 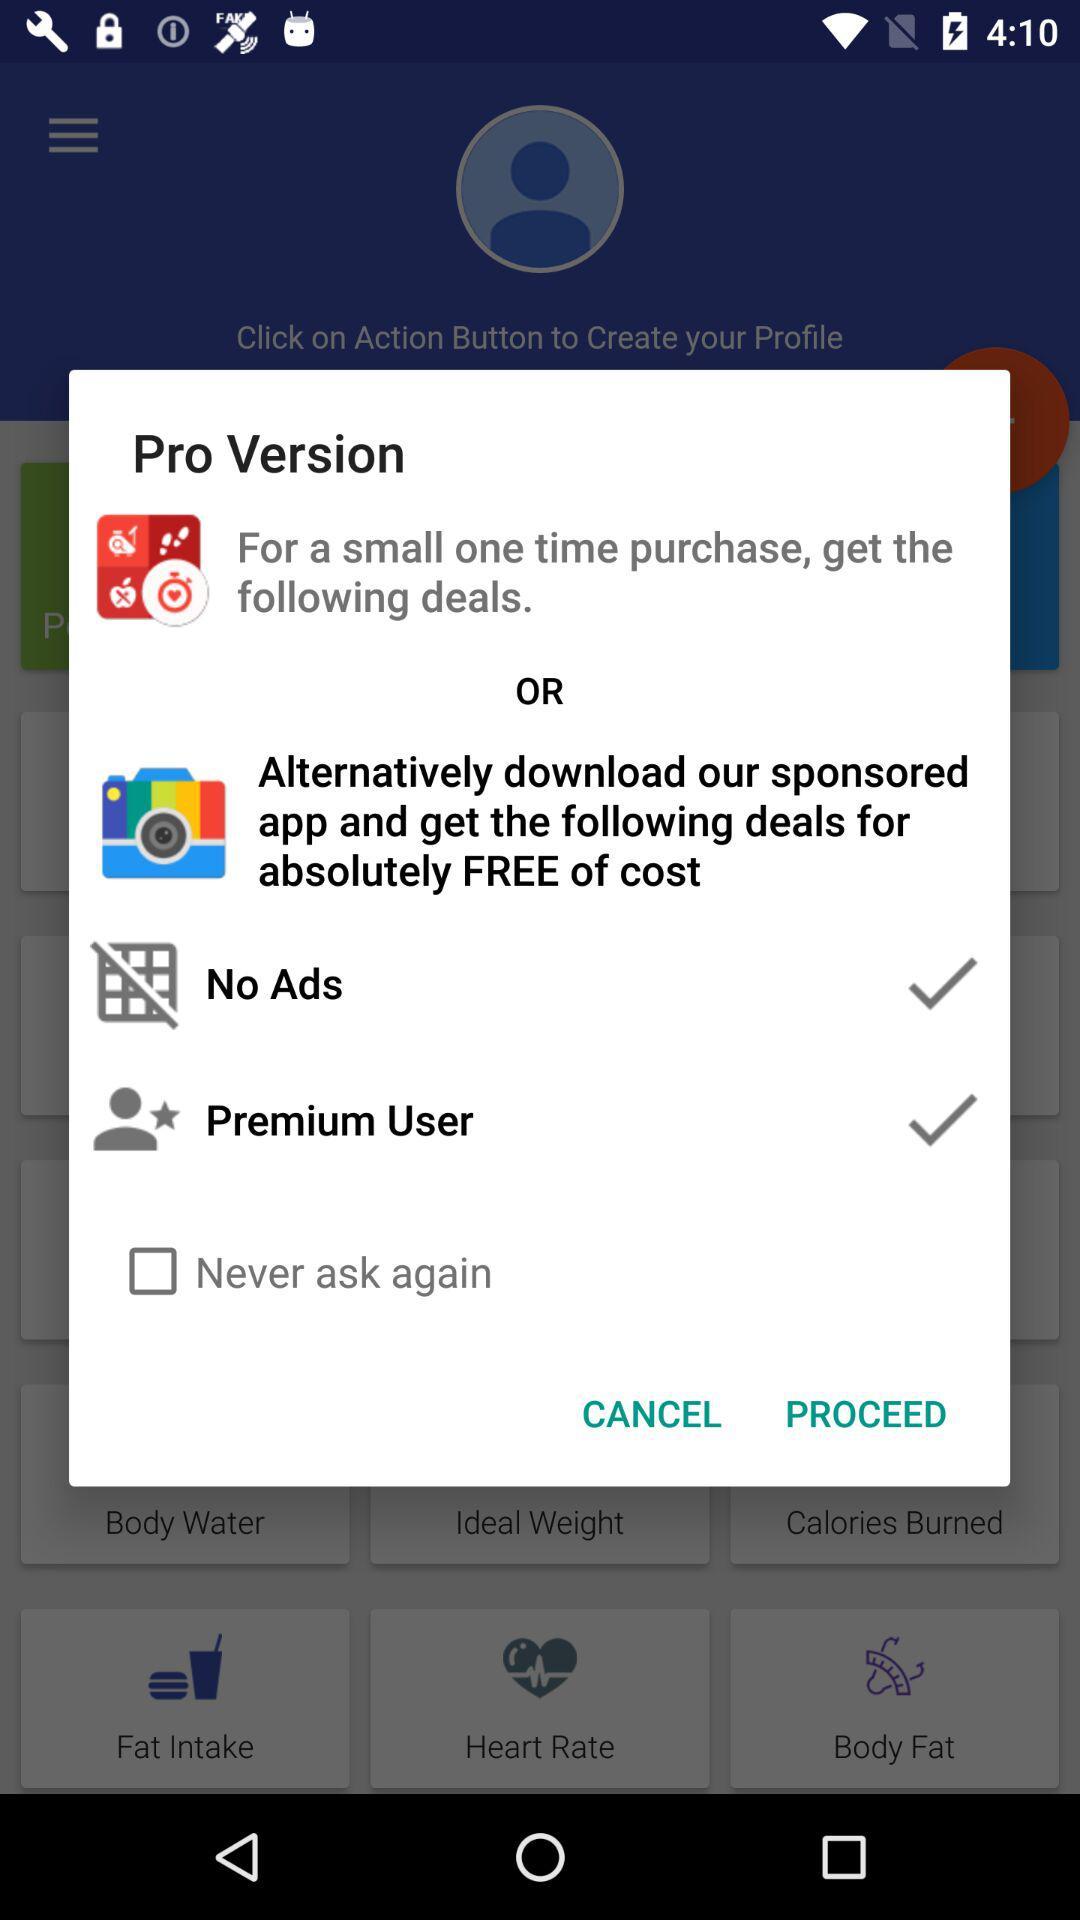 What do you see at coordinates (652, 1411) in the screenshot?
I see `icon below the never ask again icon` at bounding box center [652, 1411].